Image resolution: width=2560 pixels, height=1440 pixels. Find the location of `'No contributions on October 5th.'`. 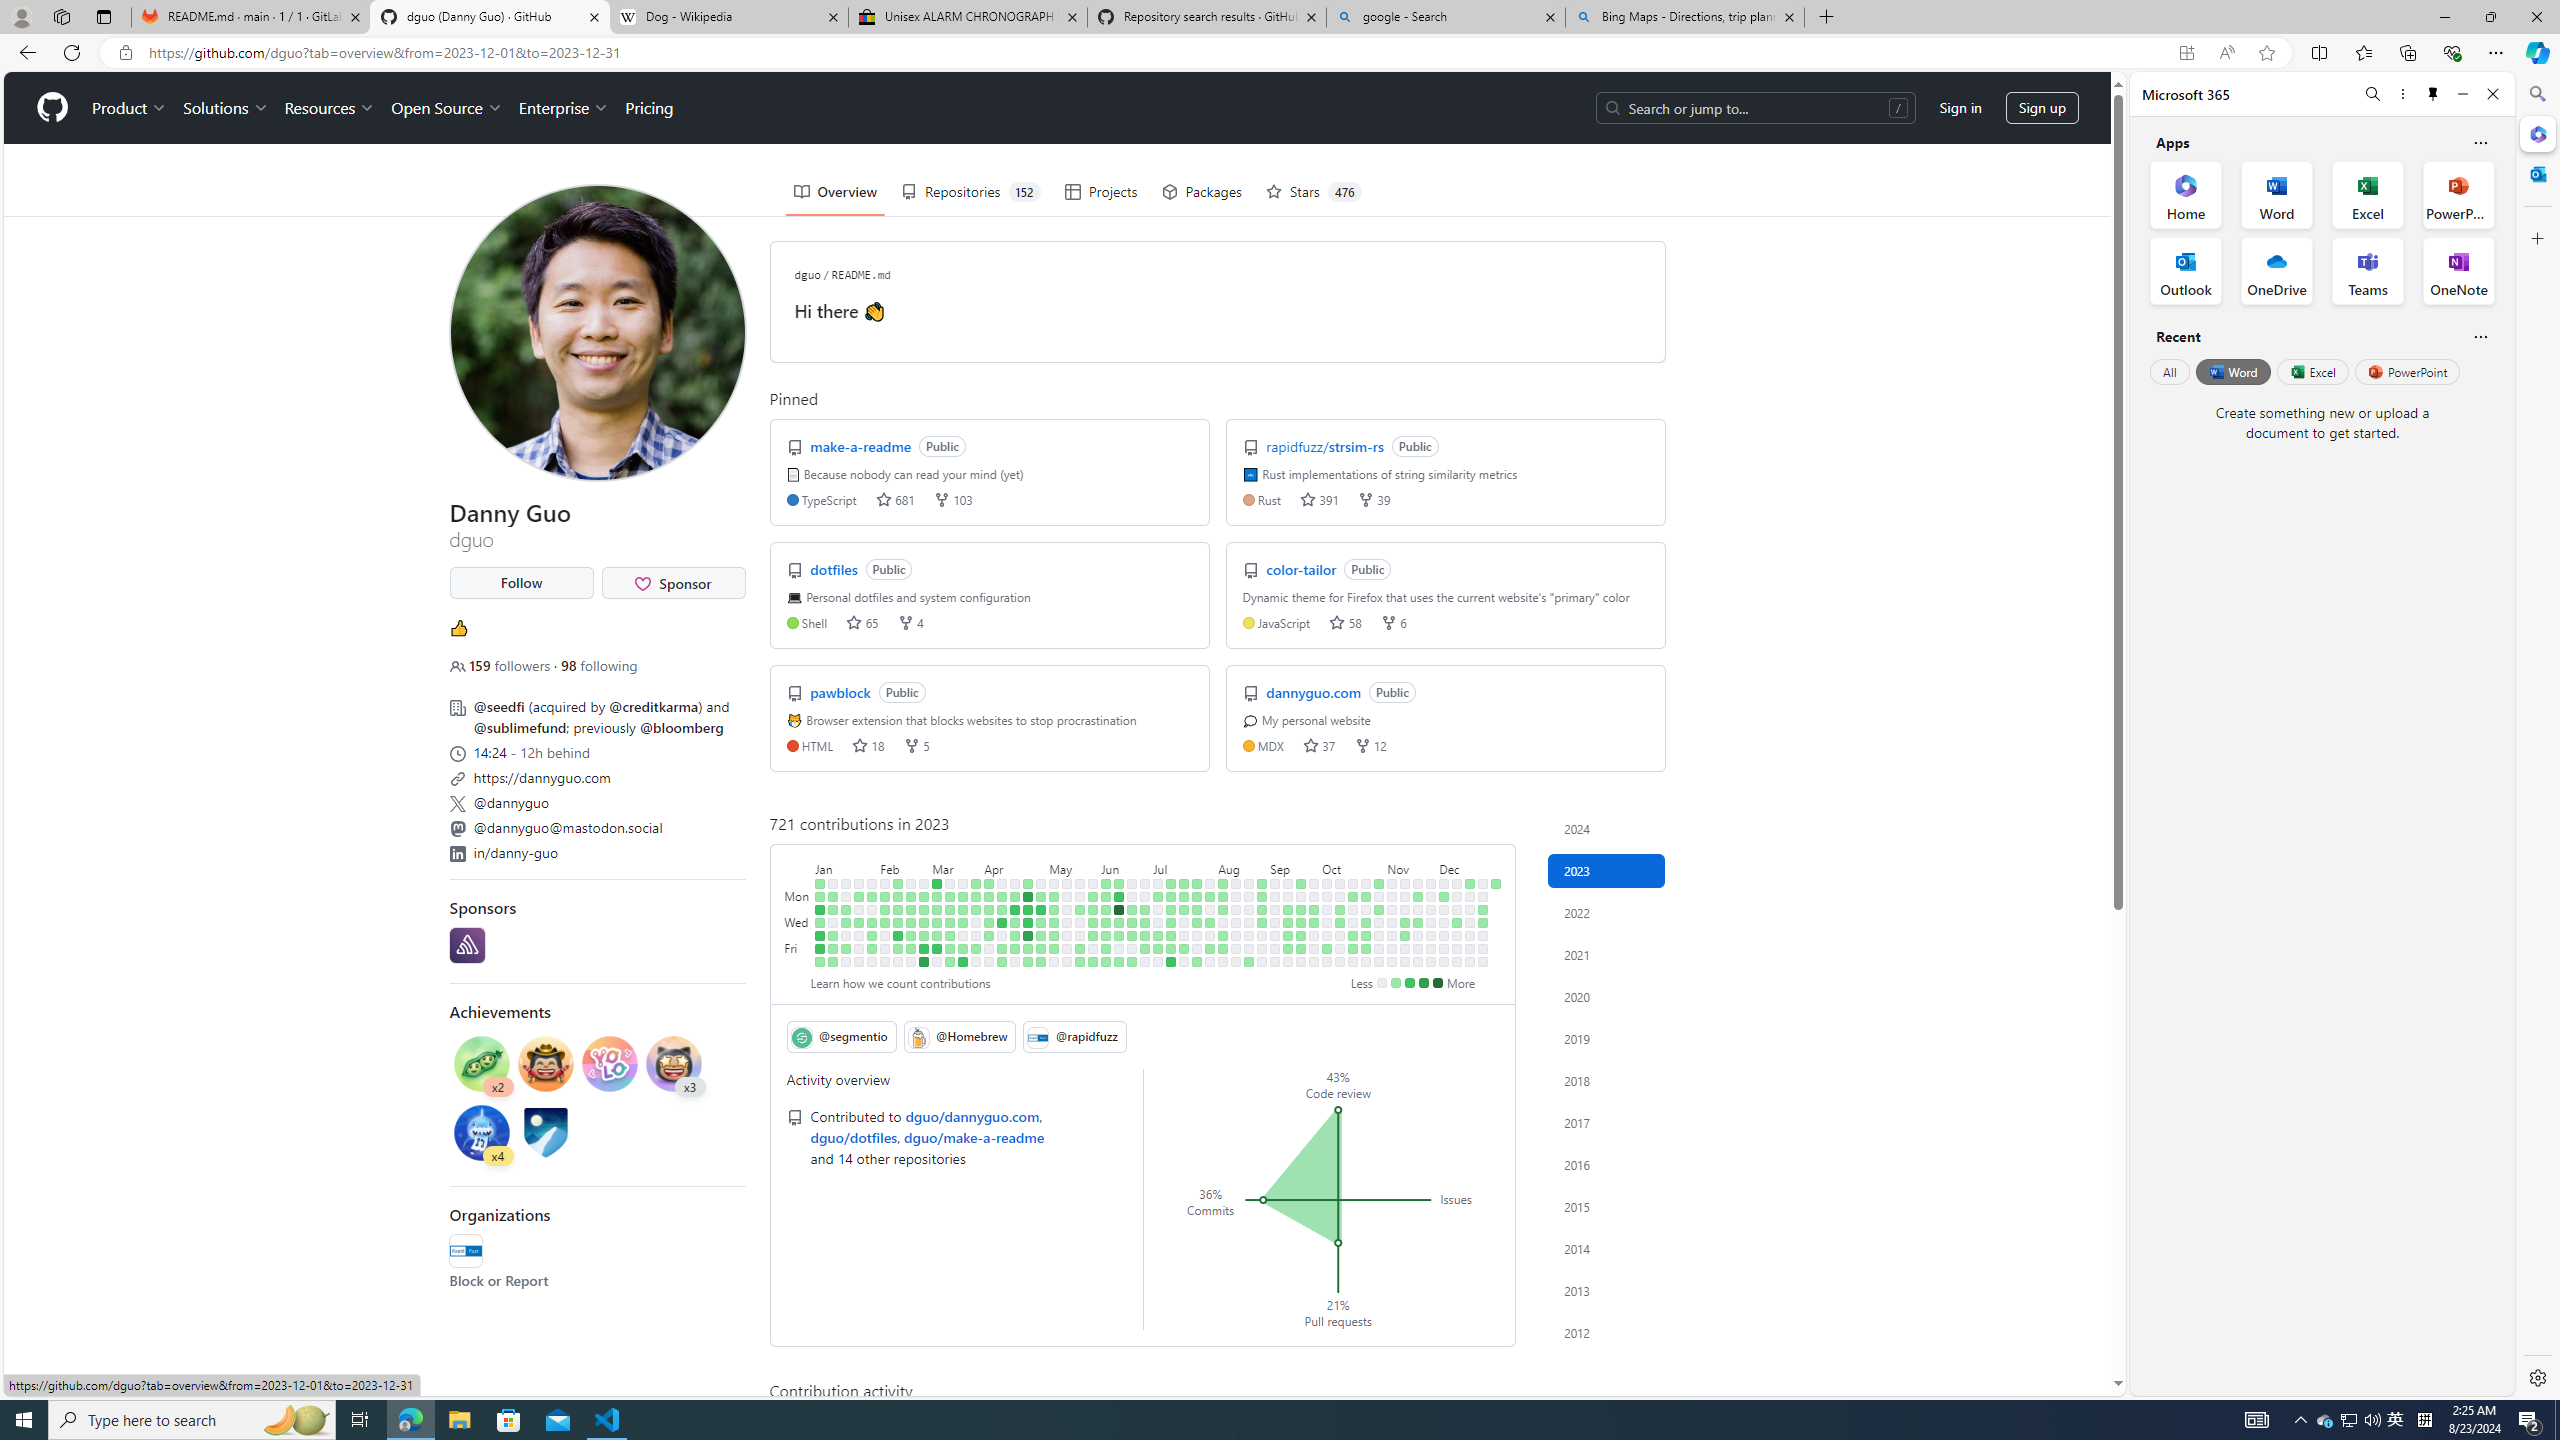

'No contributions on October 5th.' is located at coordinates (1326, 934).